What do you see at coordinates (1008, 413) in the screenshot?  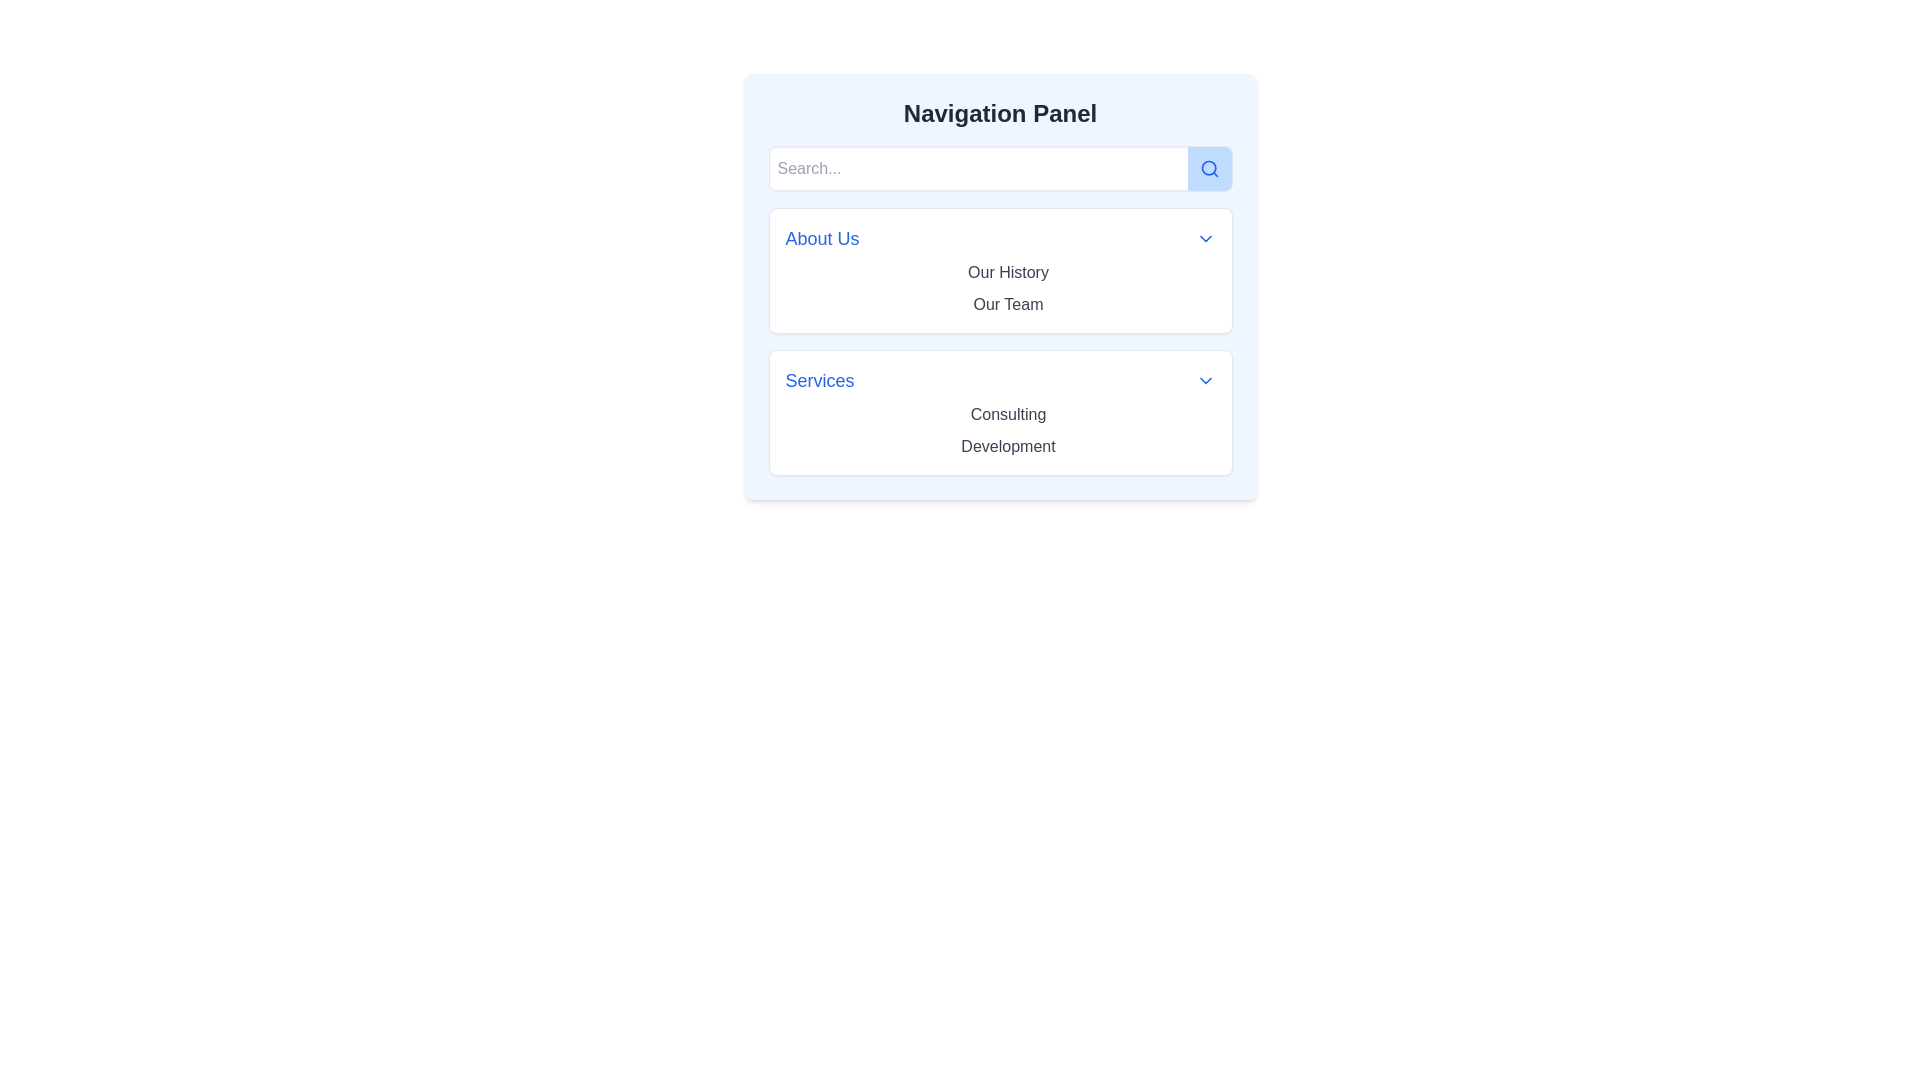 I see `the first hyperlink in the 'Services' section of the navigation panel` at bounding box center [1008, 413].